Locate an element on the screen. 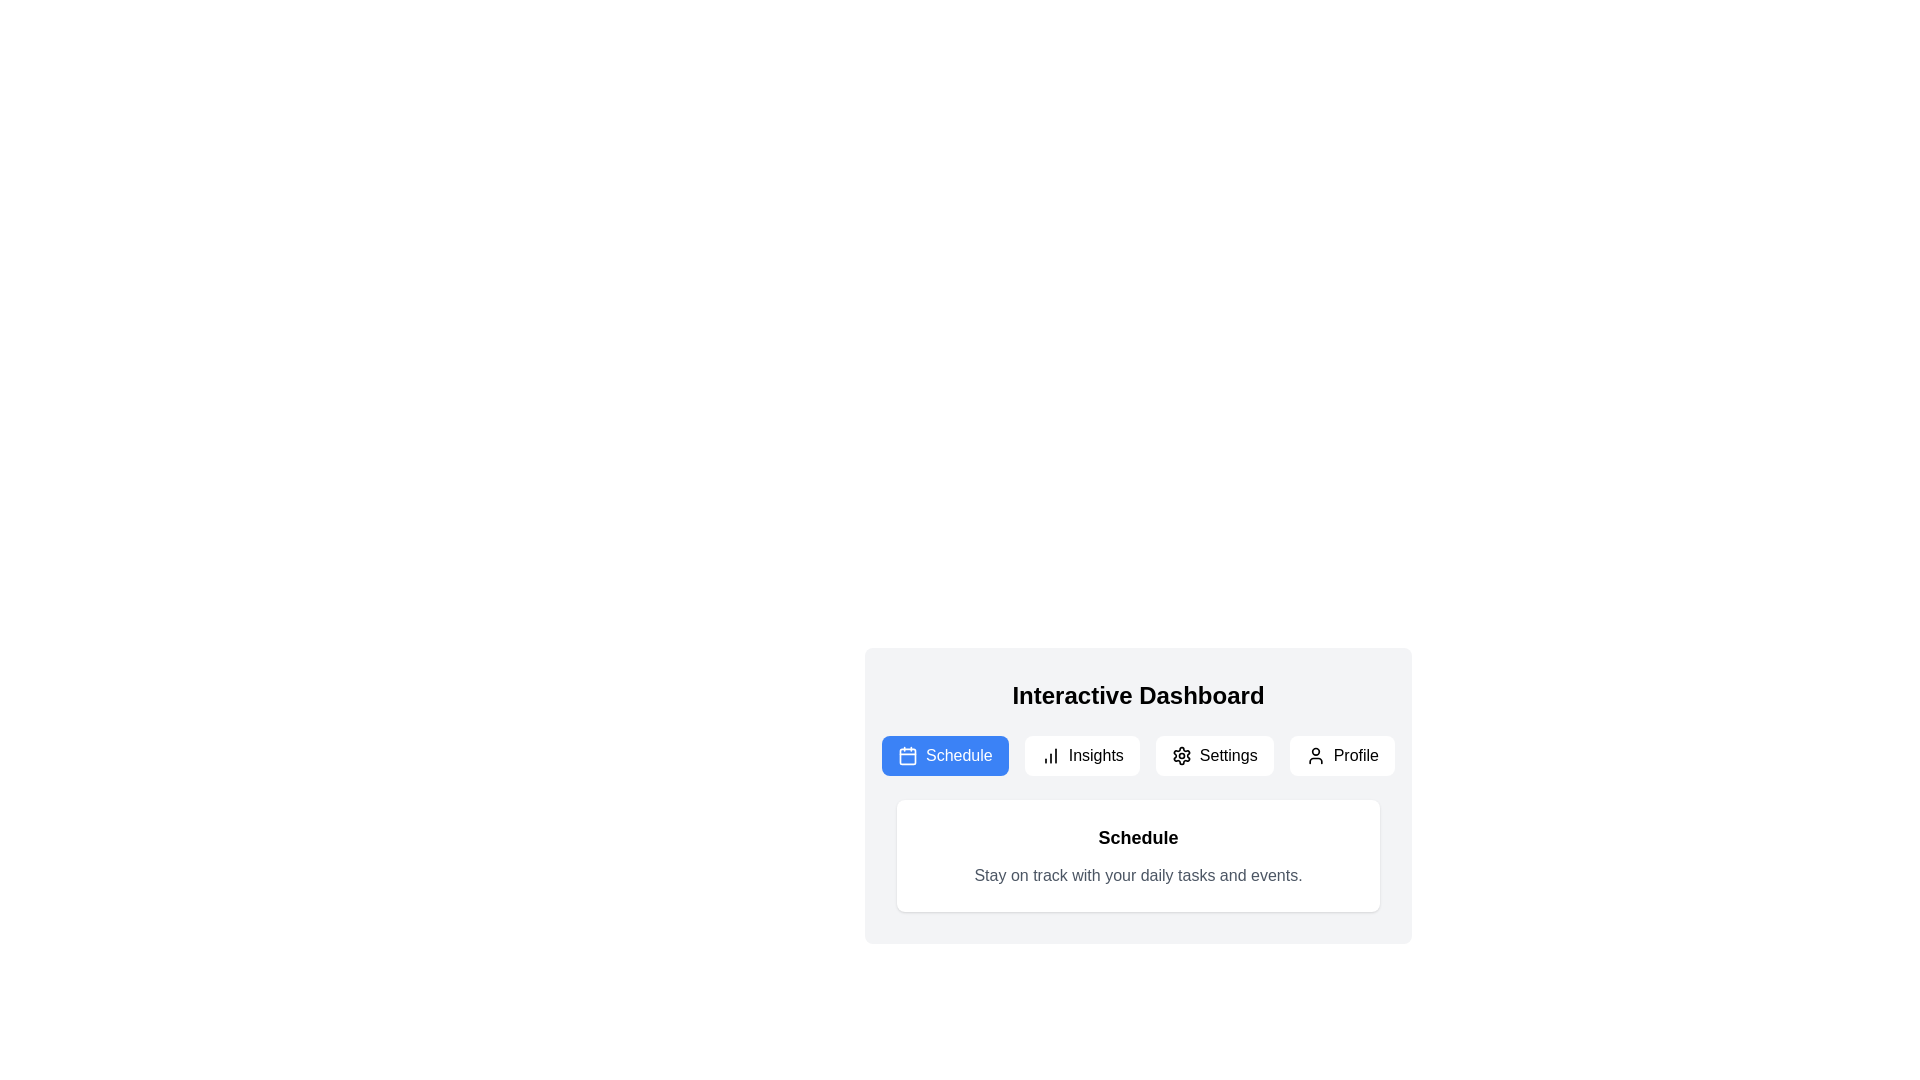 This screenshot has width=1920, height=1080. the tab labeled Insights is located at coordinates (1081, 756).